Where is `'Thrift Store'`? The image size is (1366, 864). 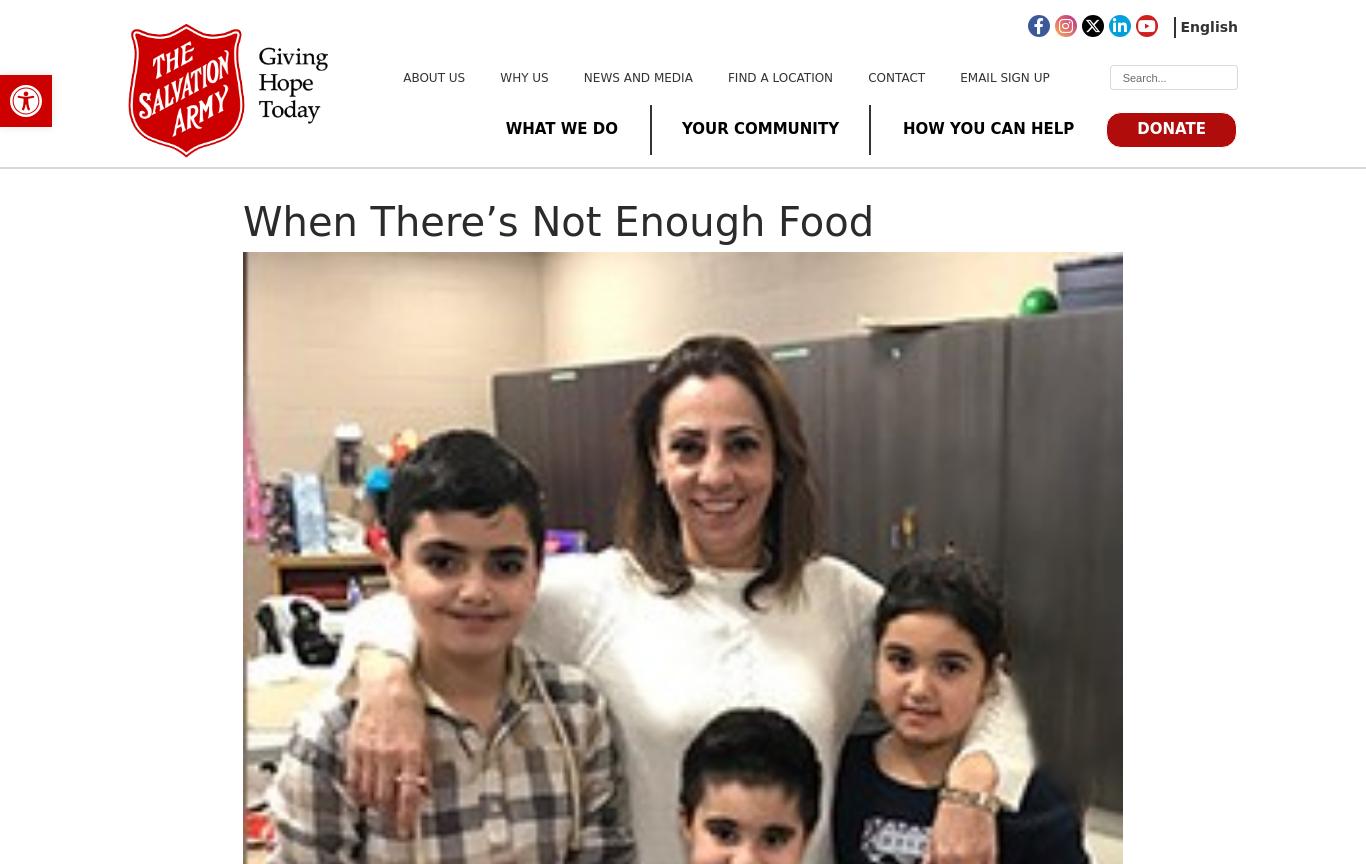 'Thrift Store' is located at coordinates (486, 418).